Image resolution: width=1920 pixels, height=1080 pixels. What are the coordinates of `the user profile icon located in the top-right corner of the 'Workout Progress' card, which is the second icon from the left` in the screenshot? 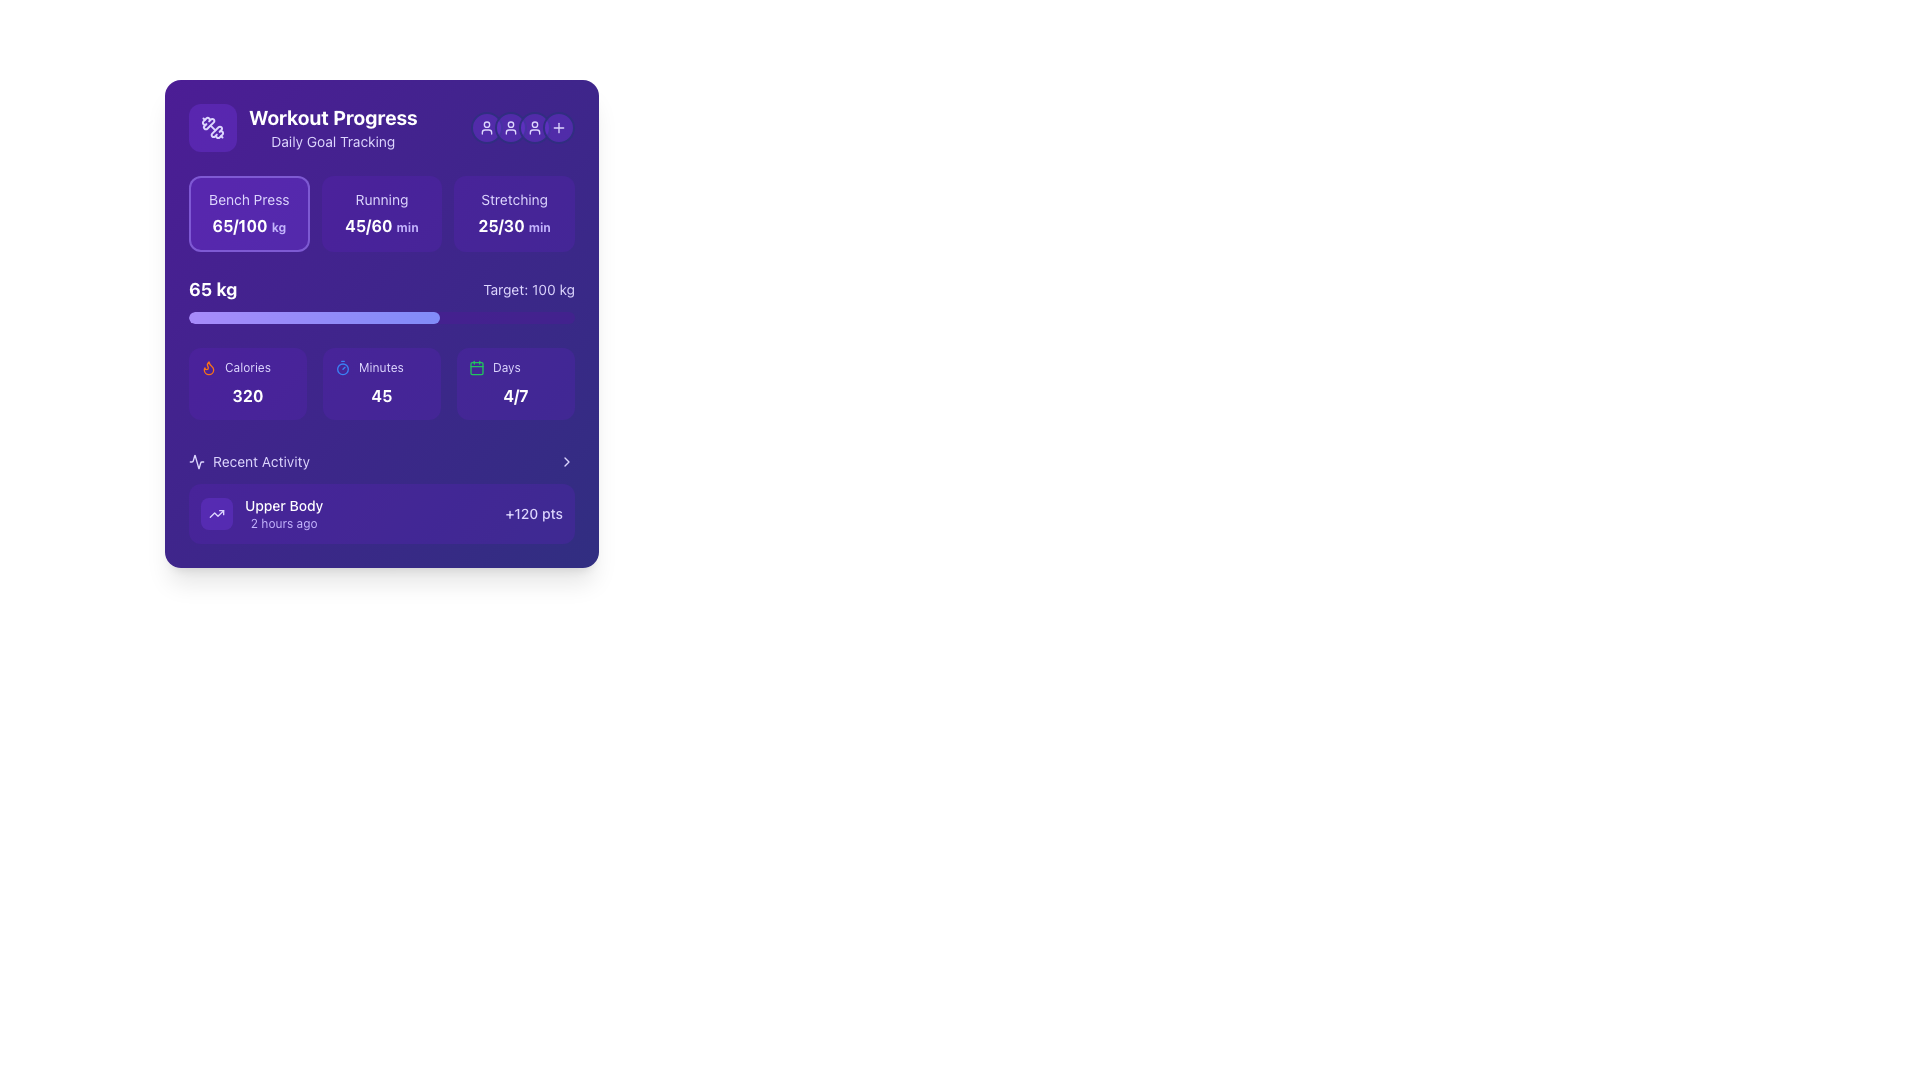 It's located at (510, 127).